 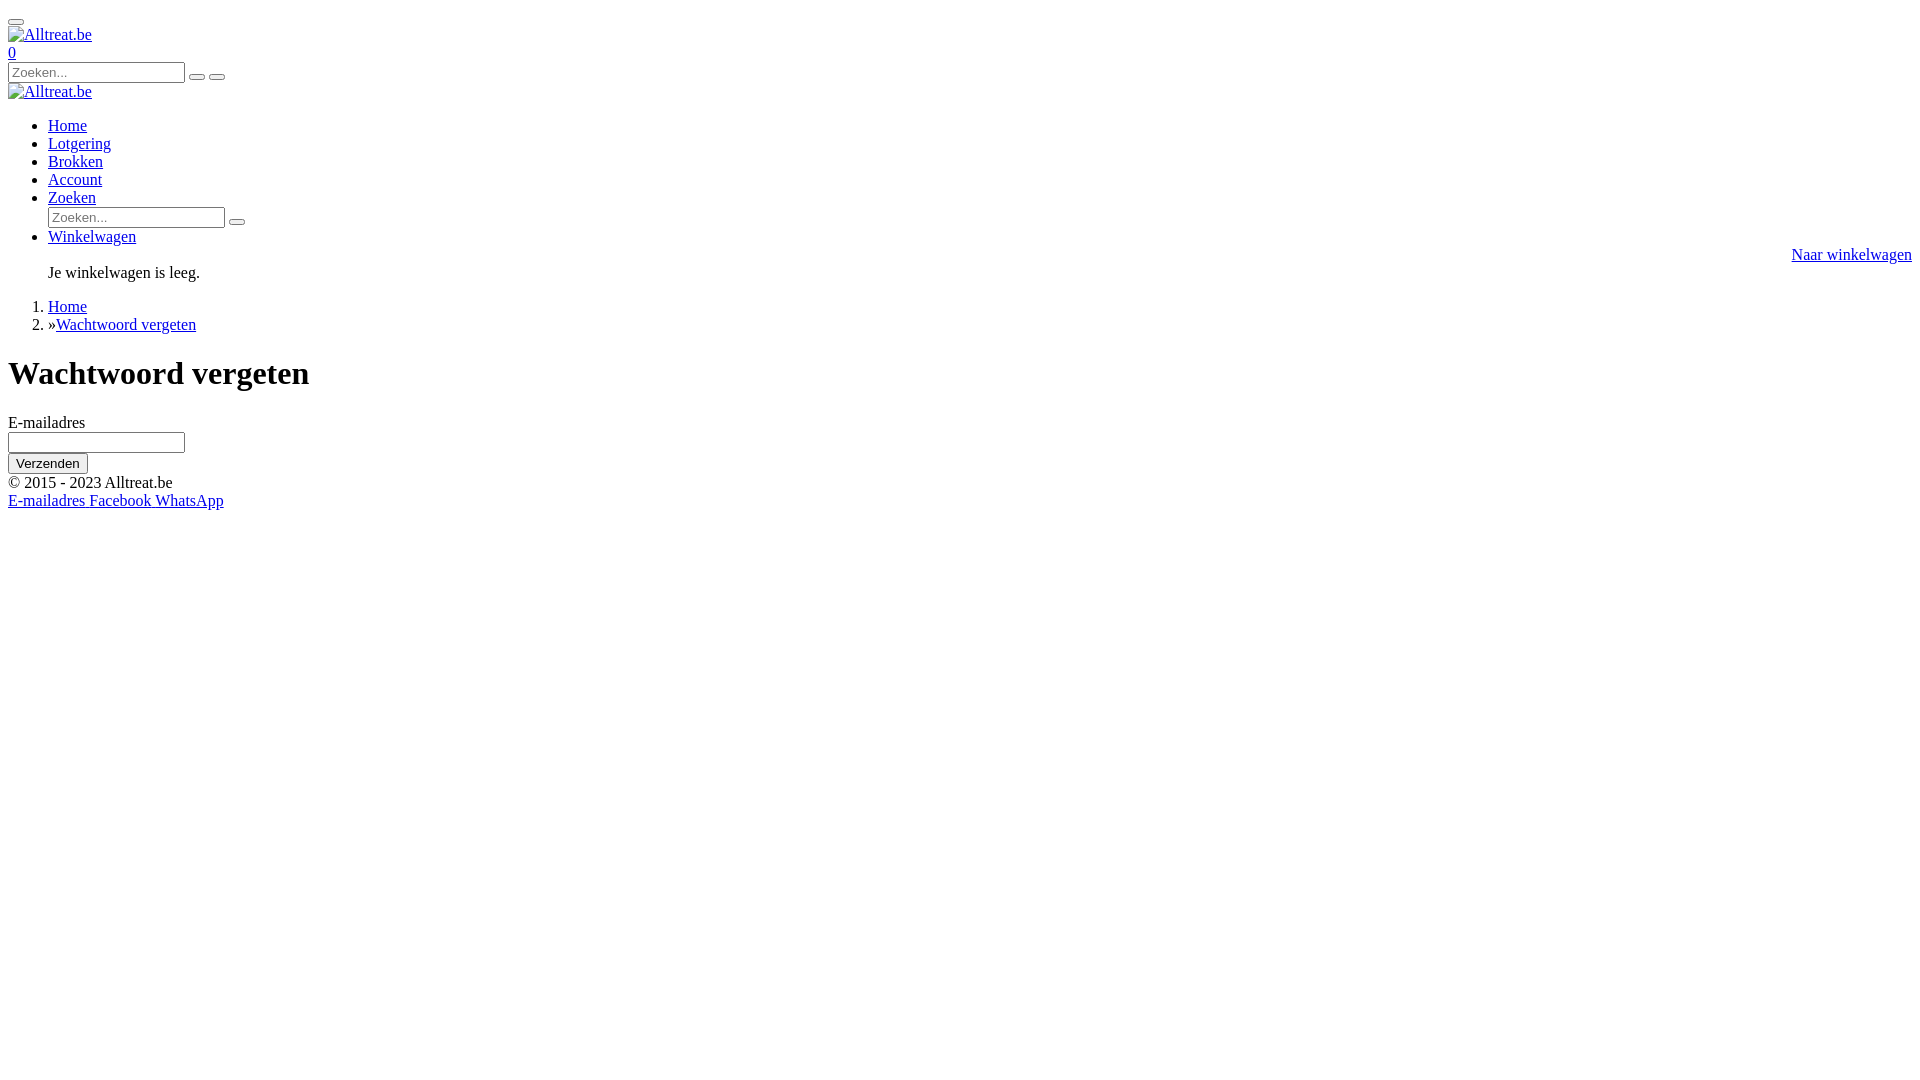 What do you see at coordinates (120, 499) in the screenshot?
I see `'Facebook'` at bounding box center [120, 499].